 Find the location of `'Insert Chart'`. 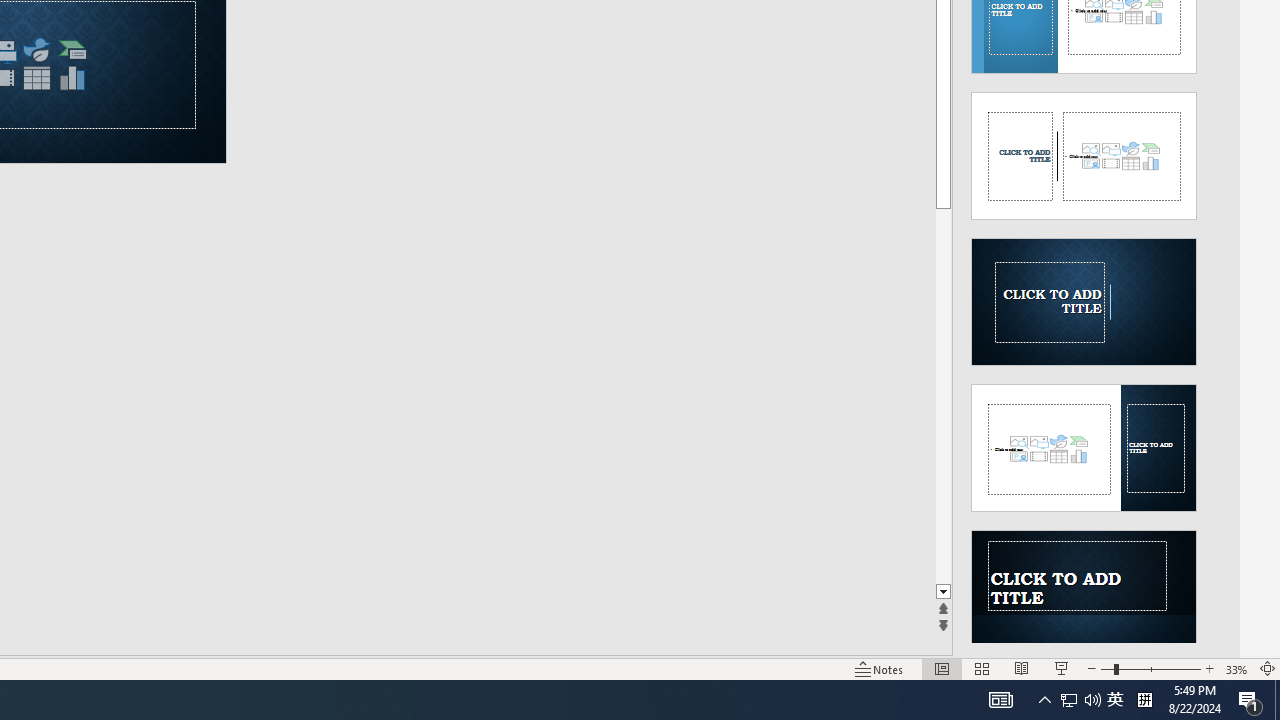

'Insert Chart' is located at coordinates (73, 77).